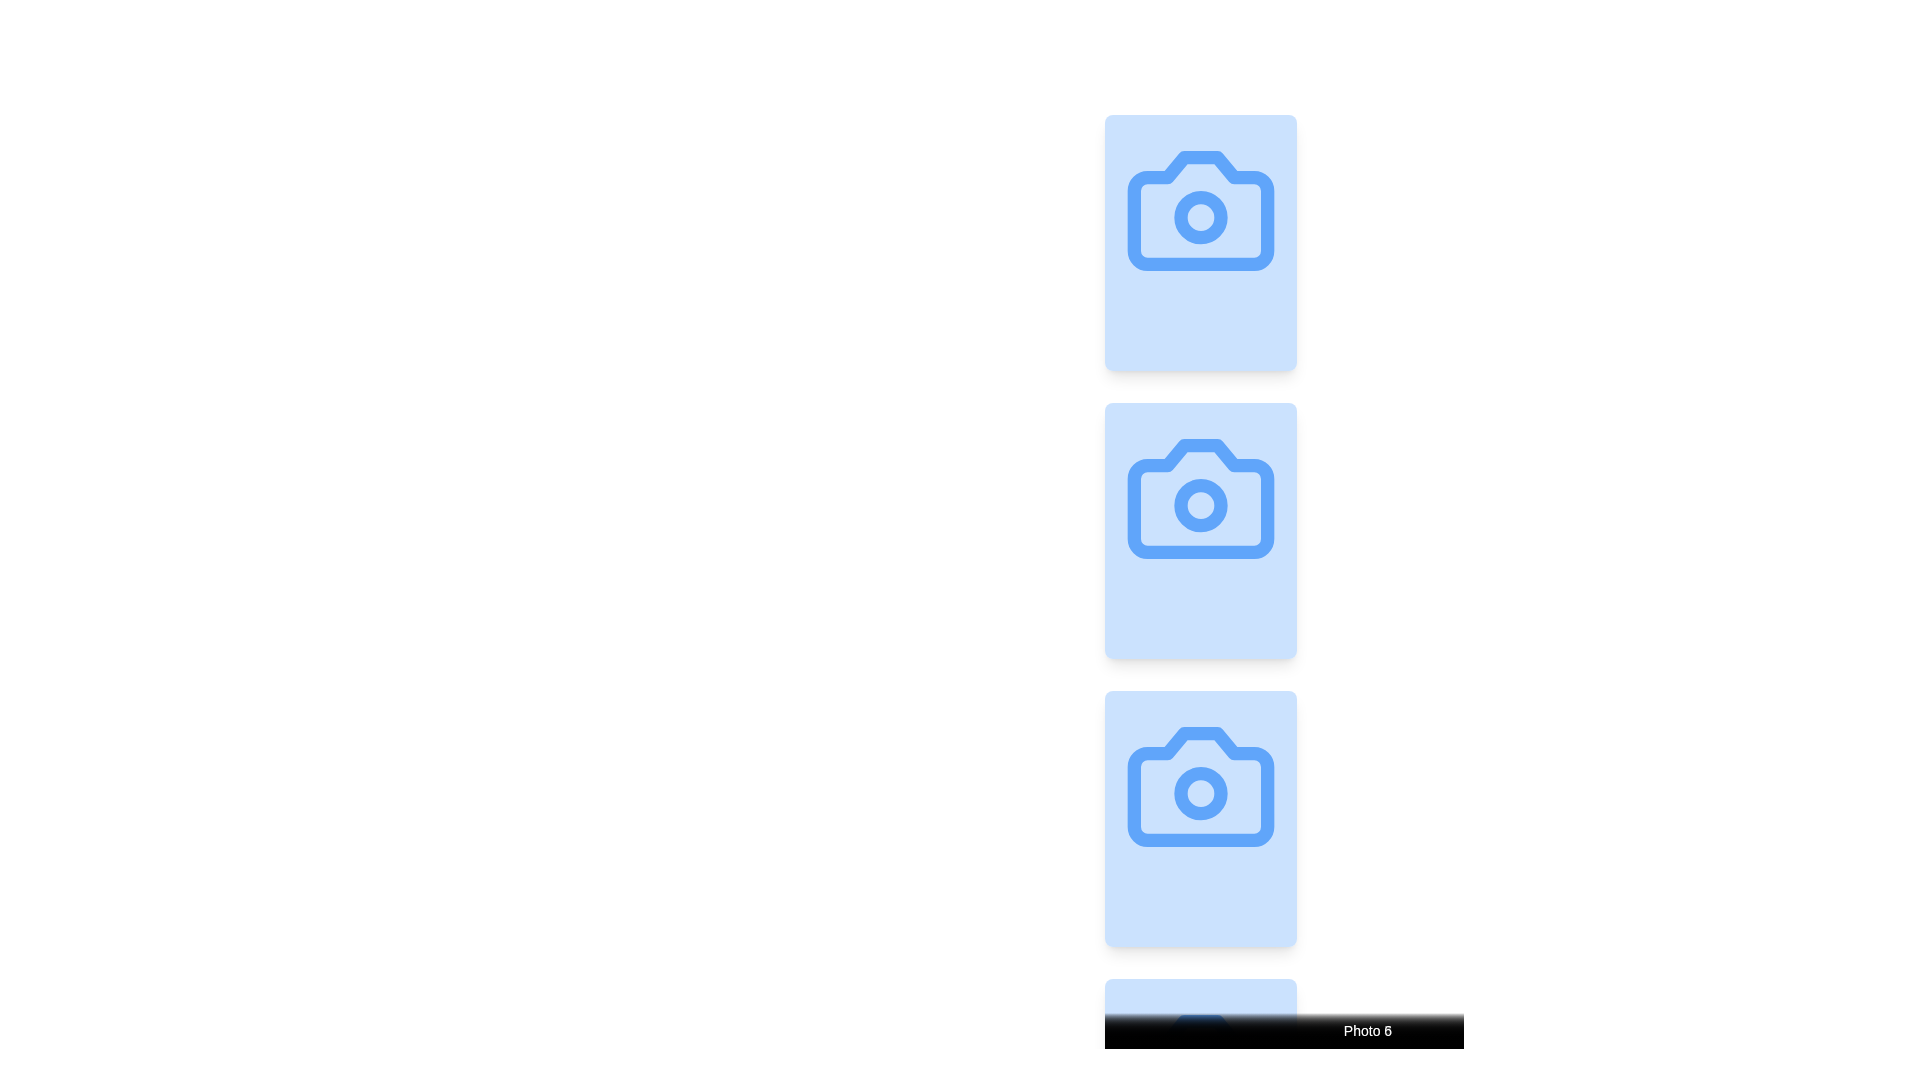  Describe the element at coordinates (1367, 1030) in the screenshot. I see `the Text Label that provides a descriptive title ('Photo 6') for the associated image, located within a horizontal black gradient bar at the bottom of the last image` at that location.